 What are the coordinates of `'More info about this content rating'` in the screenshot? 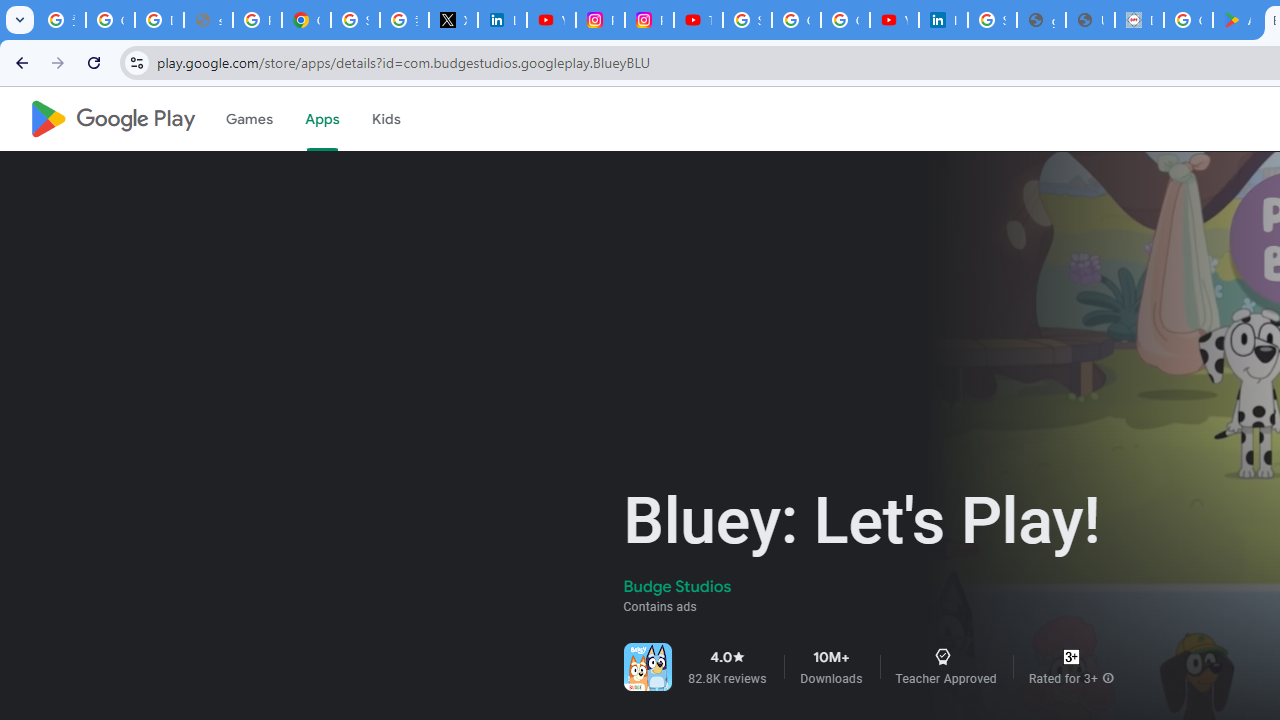 It's located at (1107, 677).